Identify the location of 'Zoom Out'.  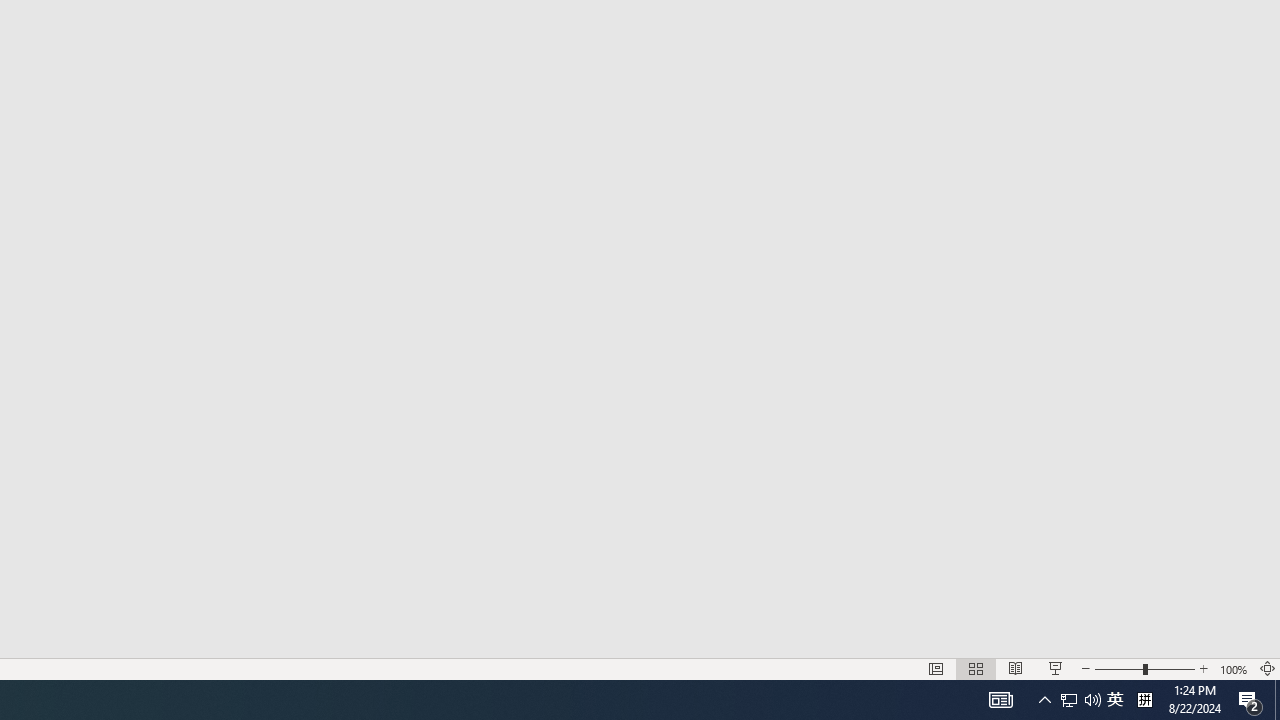
(1055, 669).